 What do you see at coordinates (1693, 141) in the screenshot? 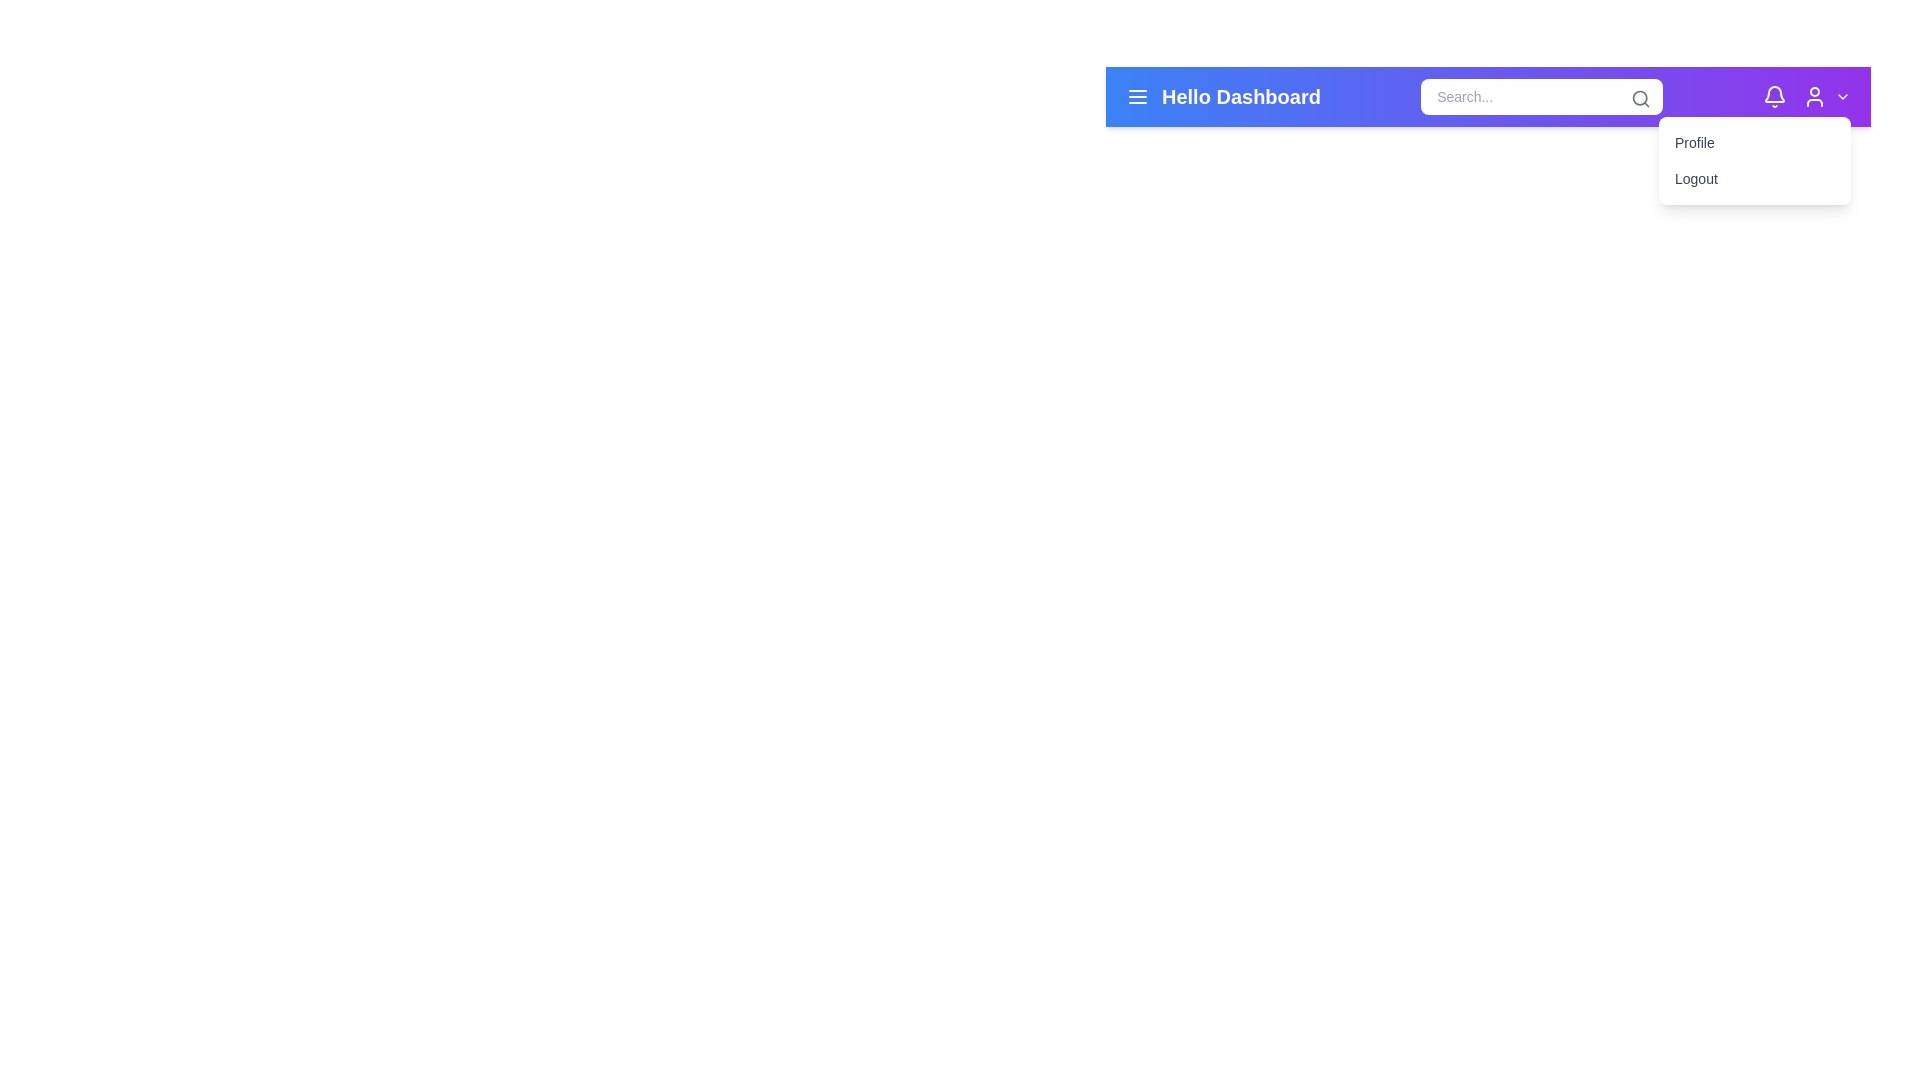
I see `the 'Profile' menu item in the dropdown menu` at bounding box center [1693, 141].